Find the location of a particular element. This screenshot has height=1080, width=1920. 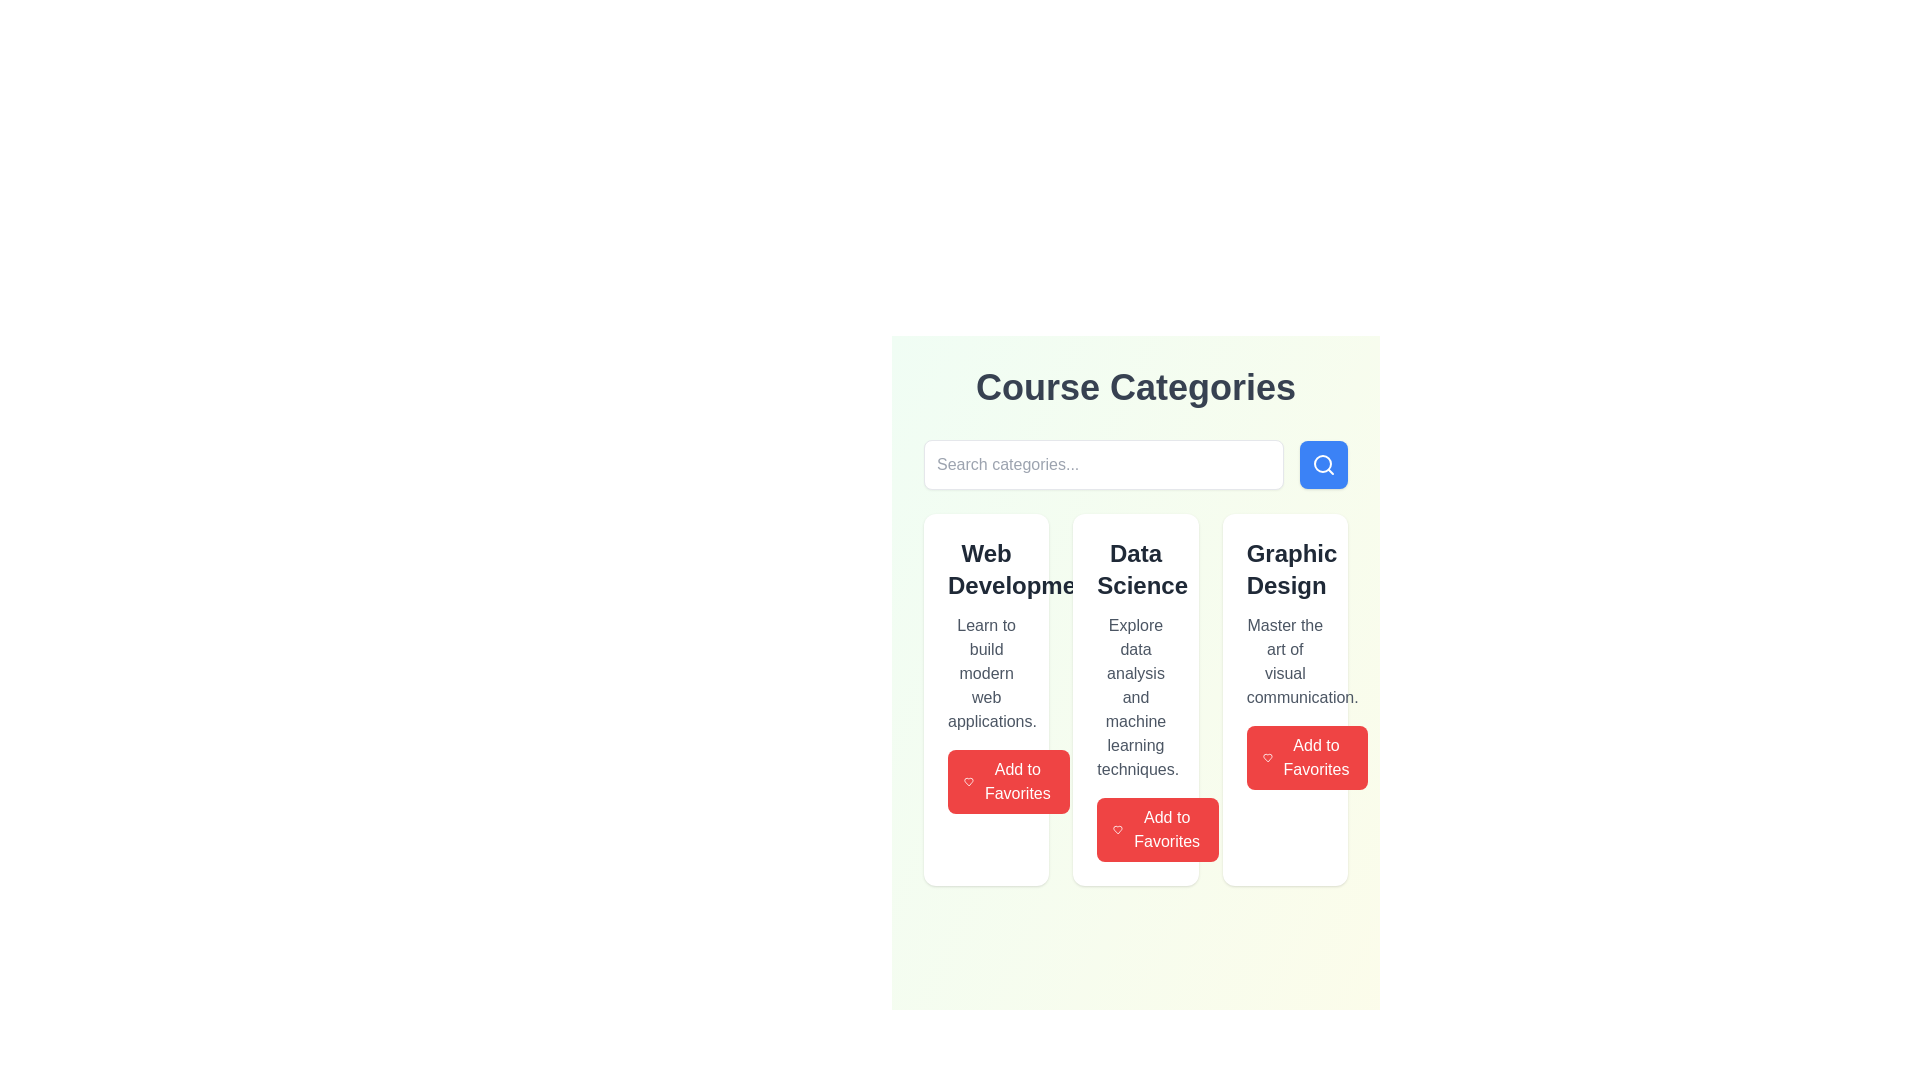

the 'favorite' icon within the third 'Add to Favorites' button aligned with the 'Graphic Design' section is located at coordinates (1266, 758).